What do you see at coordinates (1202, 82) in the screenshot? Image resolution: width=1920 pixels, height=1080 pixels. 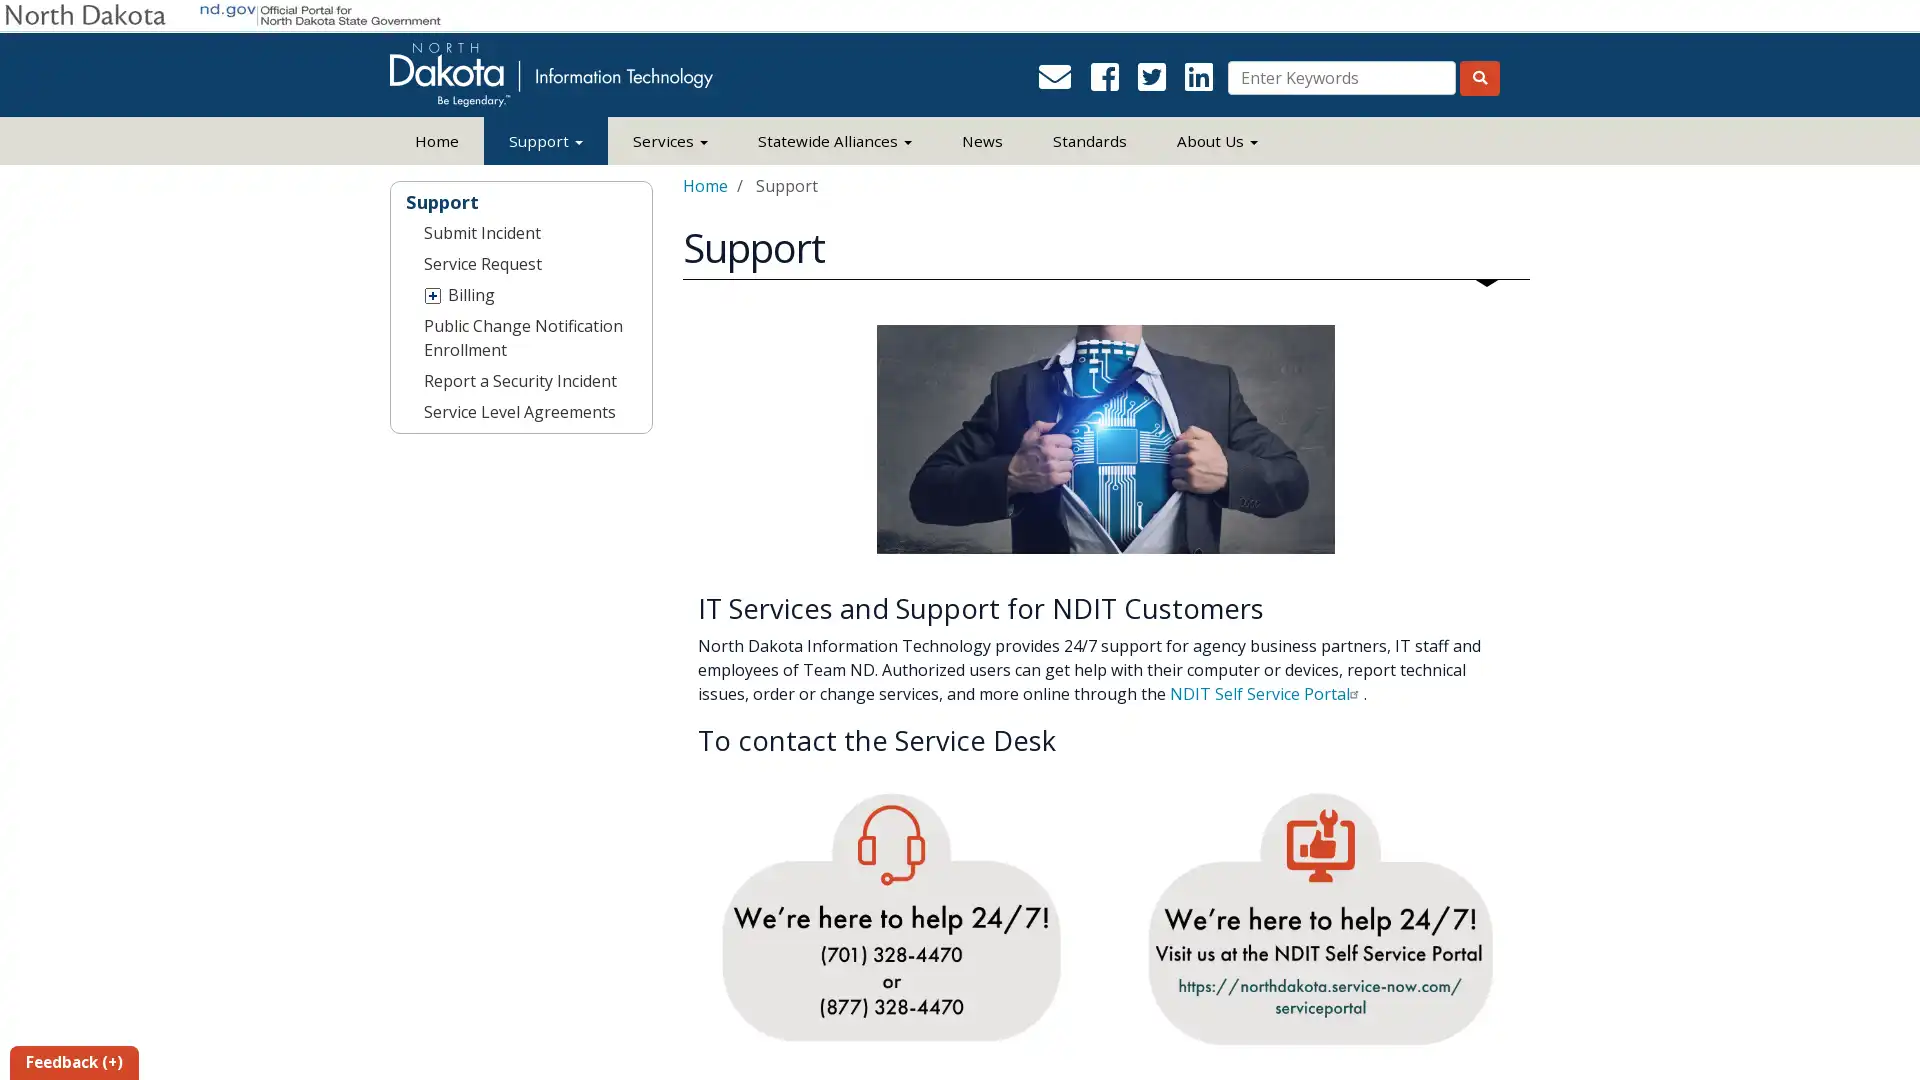 I see `Link me on Linkedin` at bounding box center [1202, 82].